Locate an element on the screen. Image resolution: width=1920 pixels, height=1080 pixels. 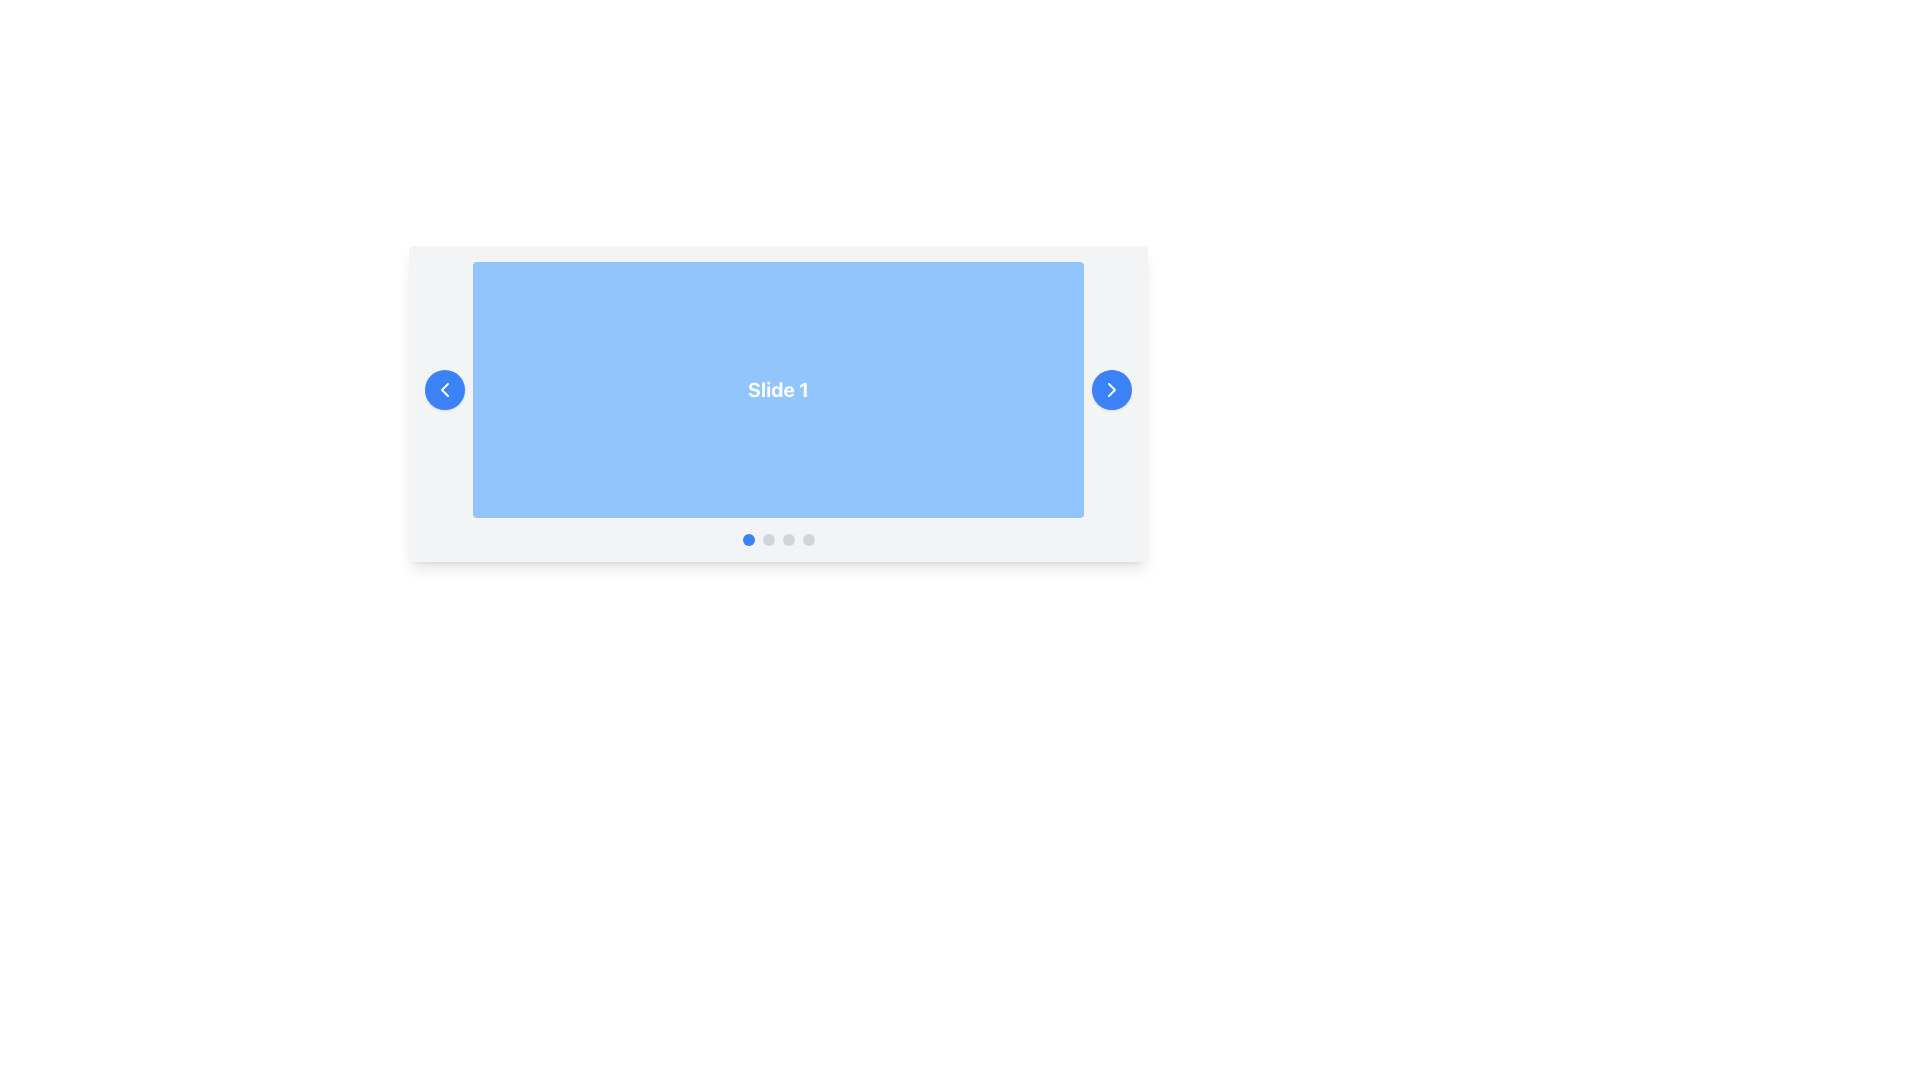
the right-pointing arrow icon embedded within the circular blue button is located at coordinates (1111, 389).